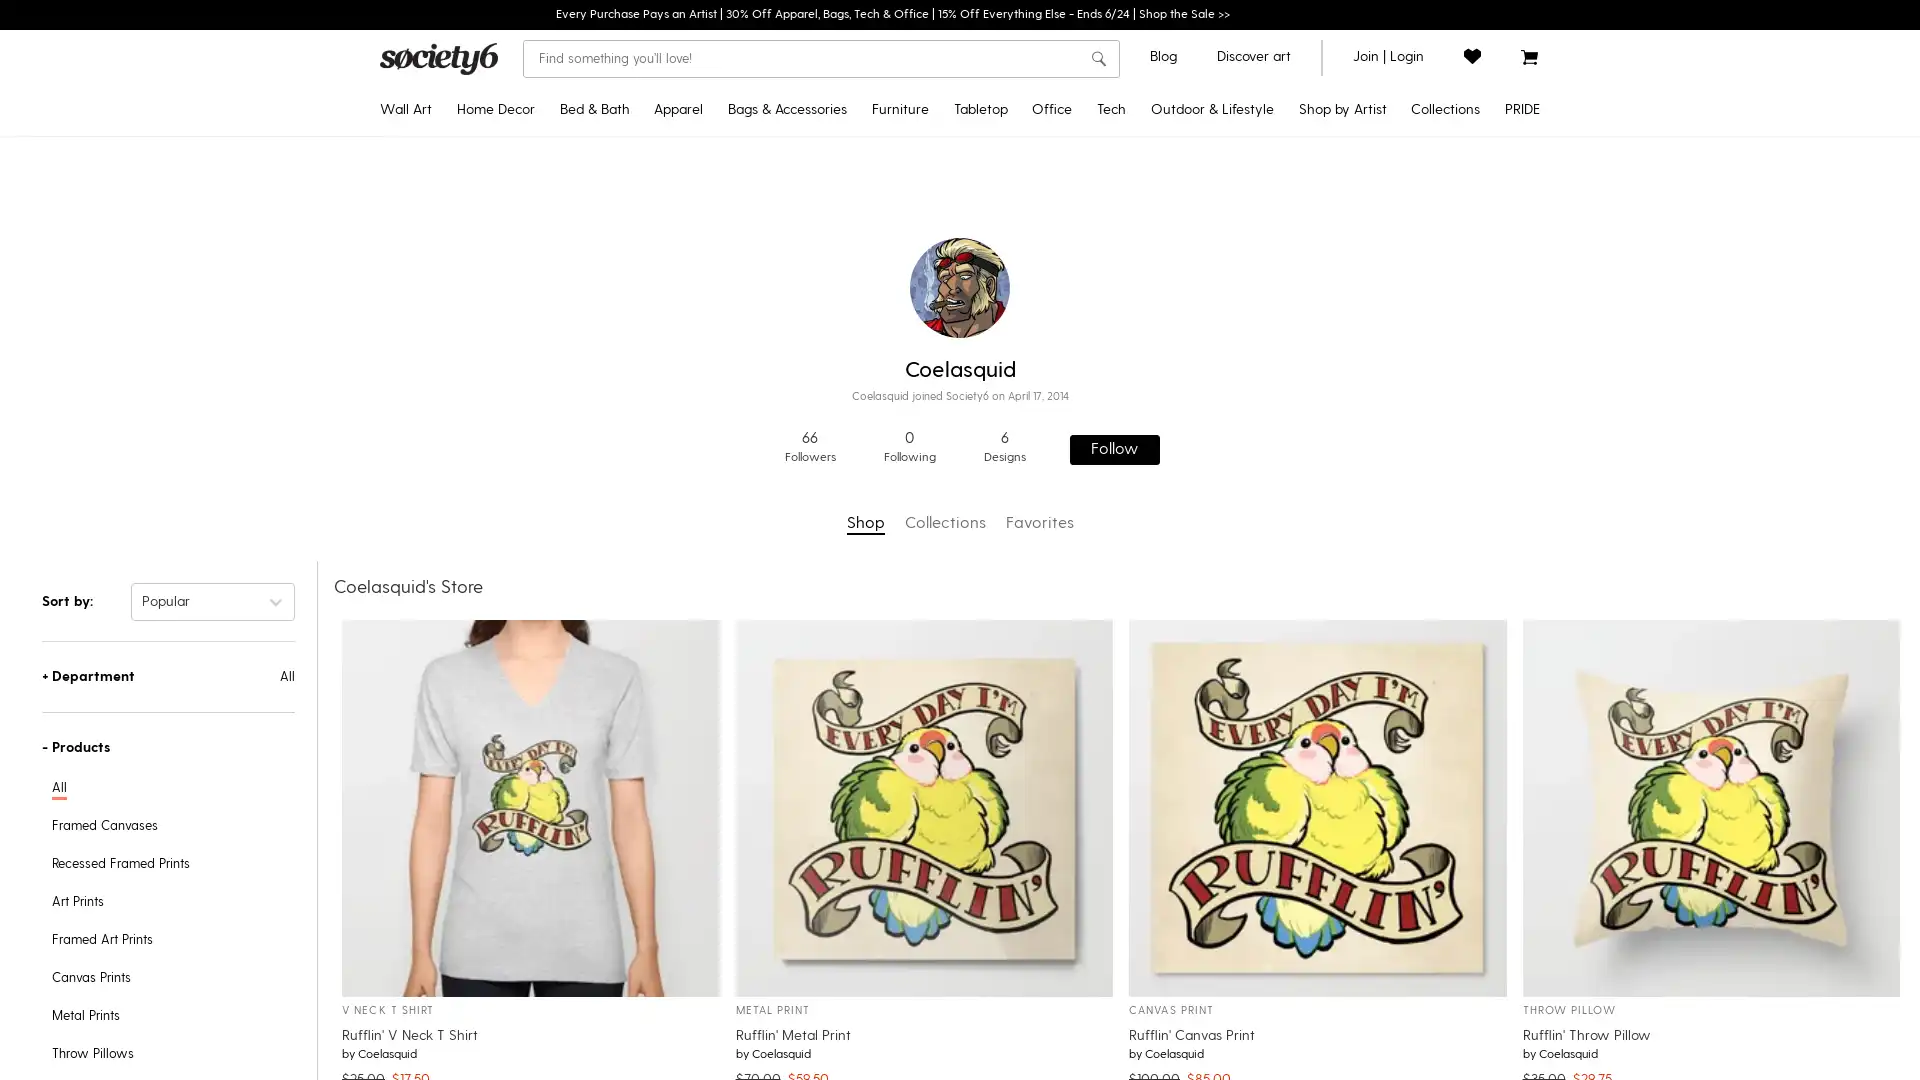  Describe the element at coordinates (1288, 160) in the screenshot. I see `Disney` at that location.